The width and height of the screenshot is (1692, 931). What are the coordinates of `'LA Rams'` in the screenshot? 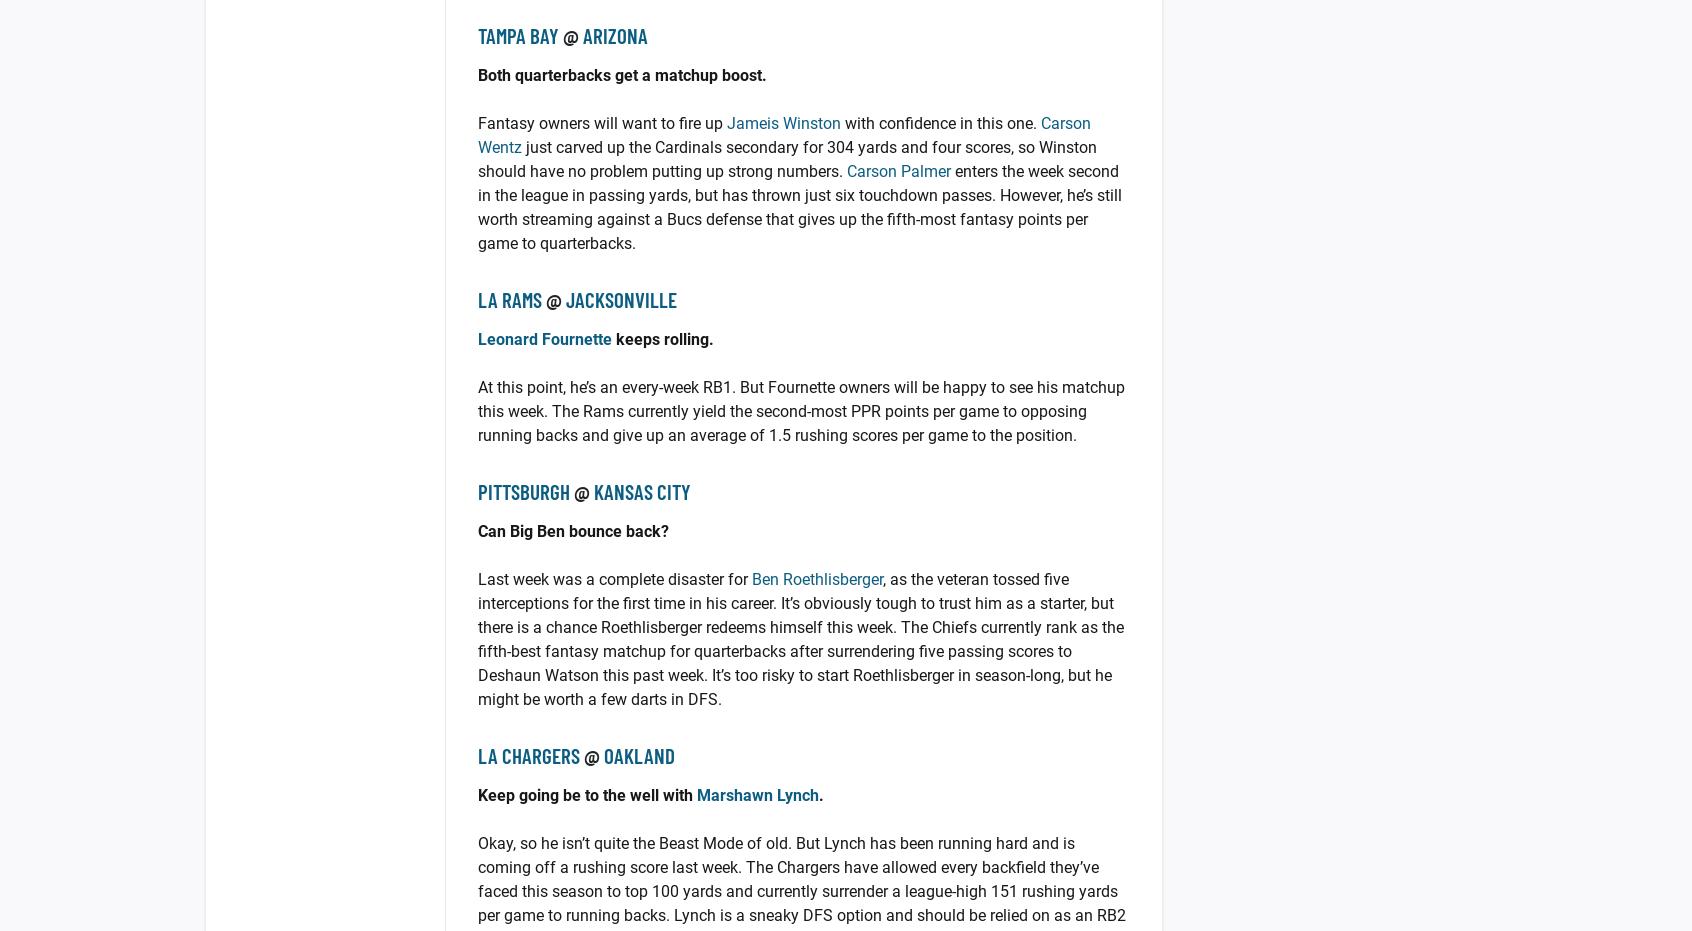 It's located at (476, 298).